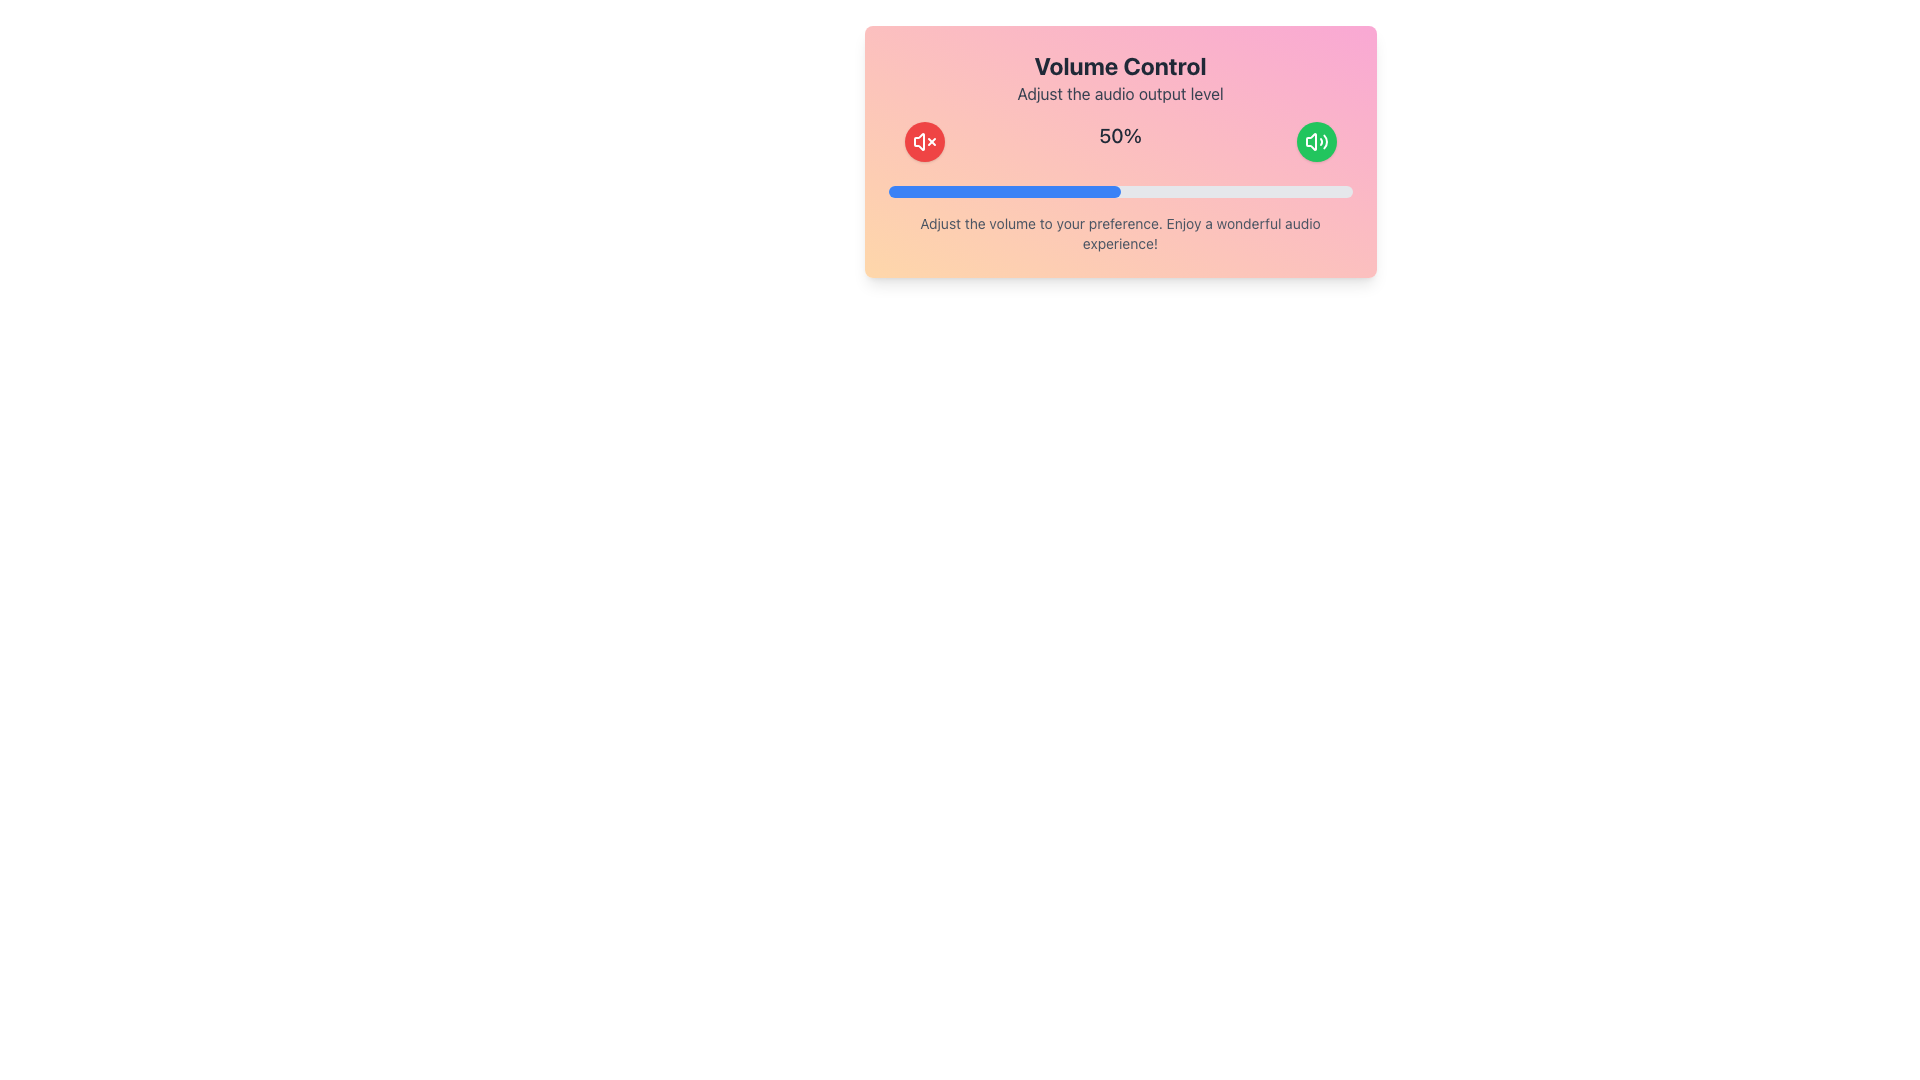 This screenshot has width=1920, height=1080. What do you see at coordinates (1120, 141) in the screenshot?
I see `the text element that displays the current volume setting, which is centrally located within the volume control section, aligned with the mute and increase volume buttons` at bounding box center [1120, 141].